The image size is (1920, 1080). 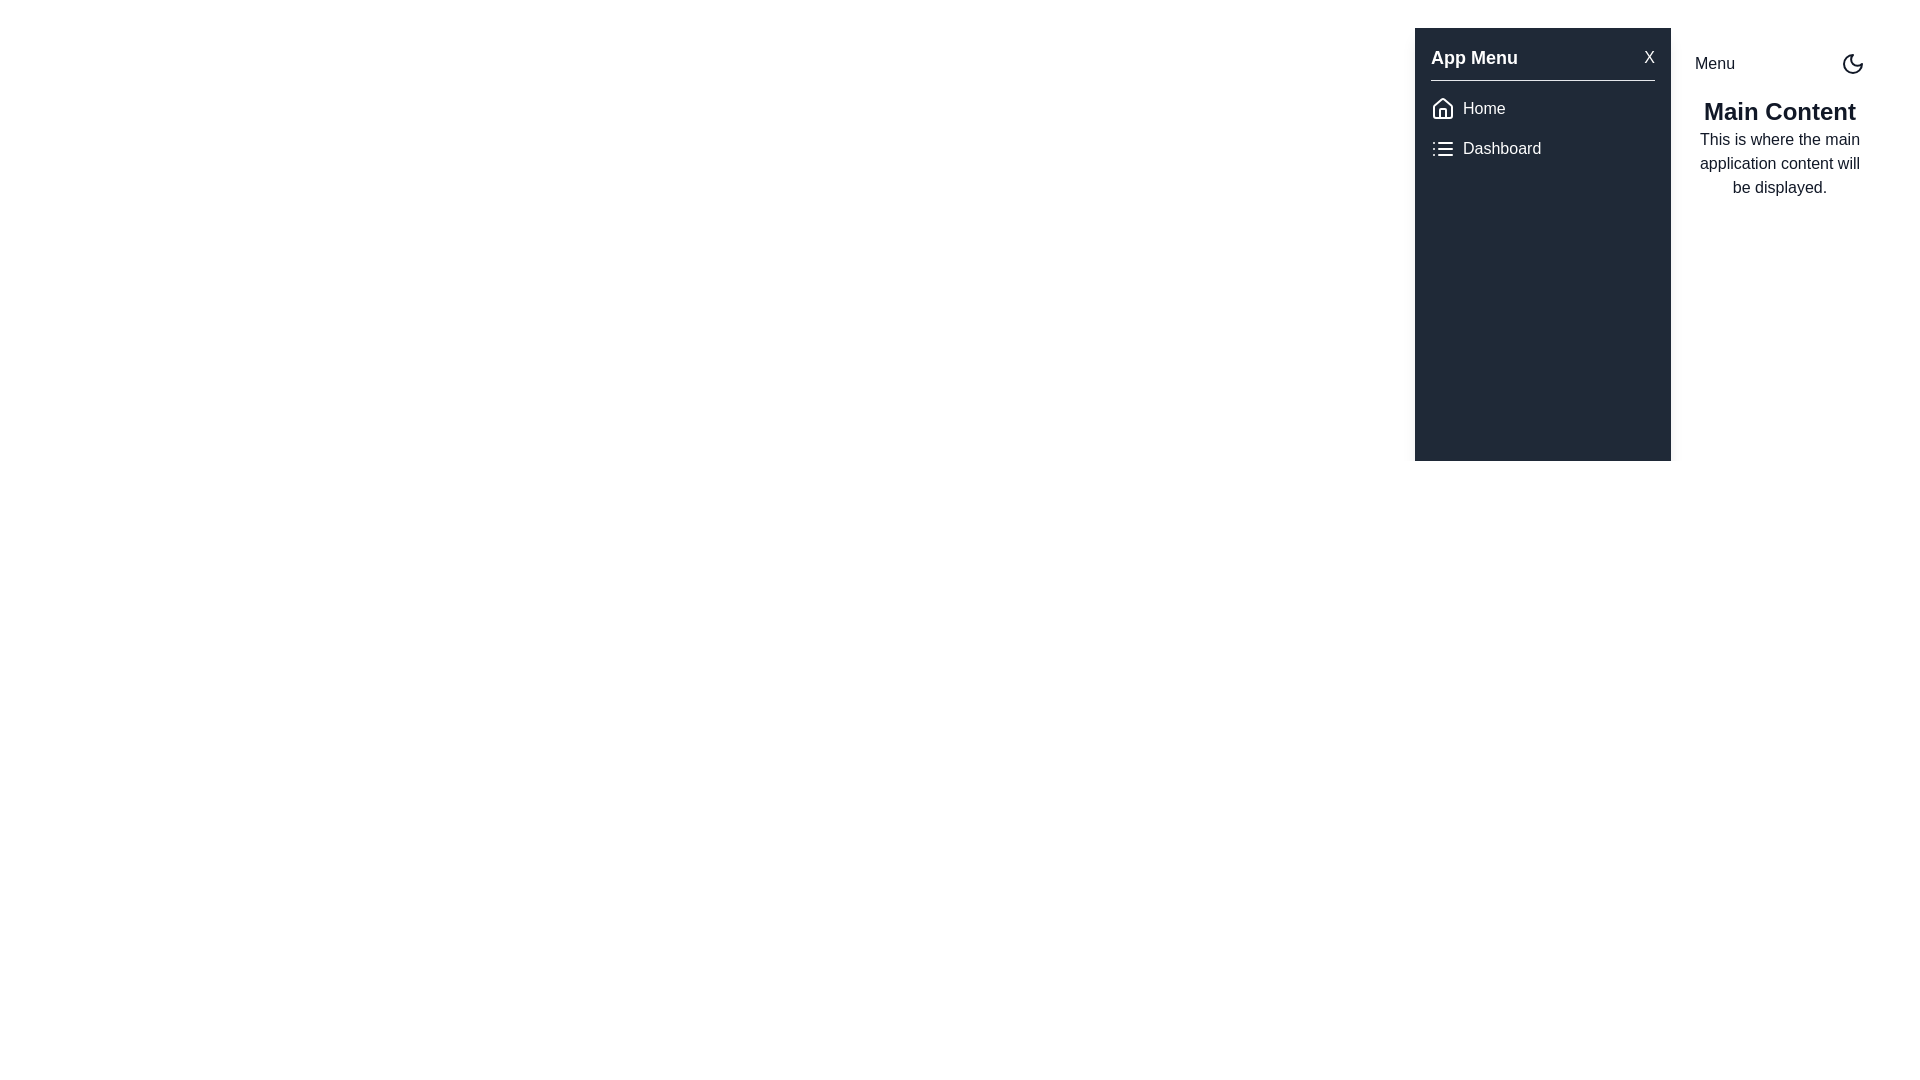 What do you see at coordinates (1443, 108) in the screenshot?
I see `the 'Home' menu item icon in the sidebar navigation menu` at bounding box center [1443, 108].